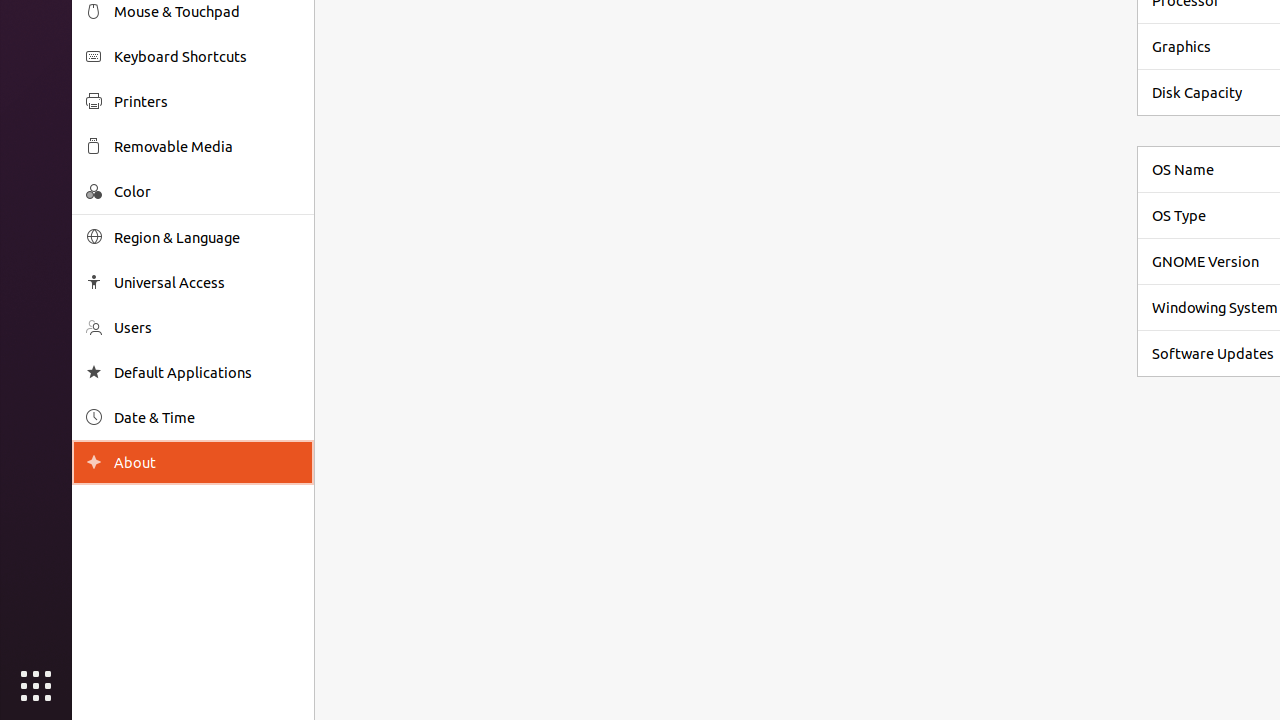 Image resolution: width=1280 pixels, height=720 pixels. Describe the element at coordinates (206, 236) in the screenshot. I see `'Region & Language'` at that location.